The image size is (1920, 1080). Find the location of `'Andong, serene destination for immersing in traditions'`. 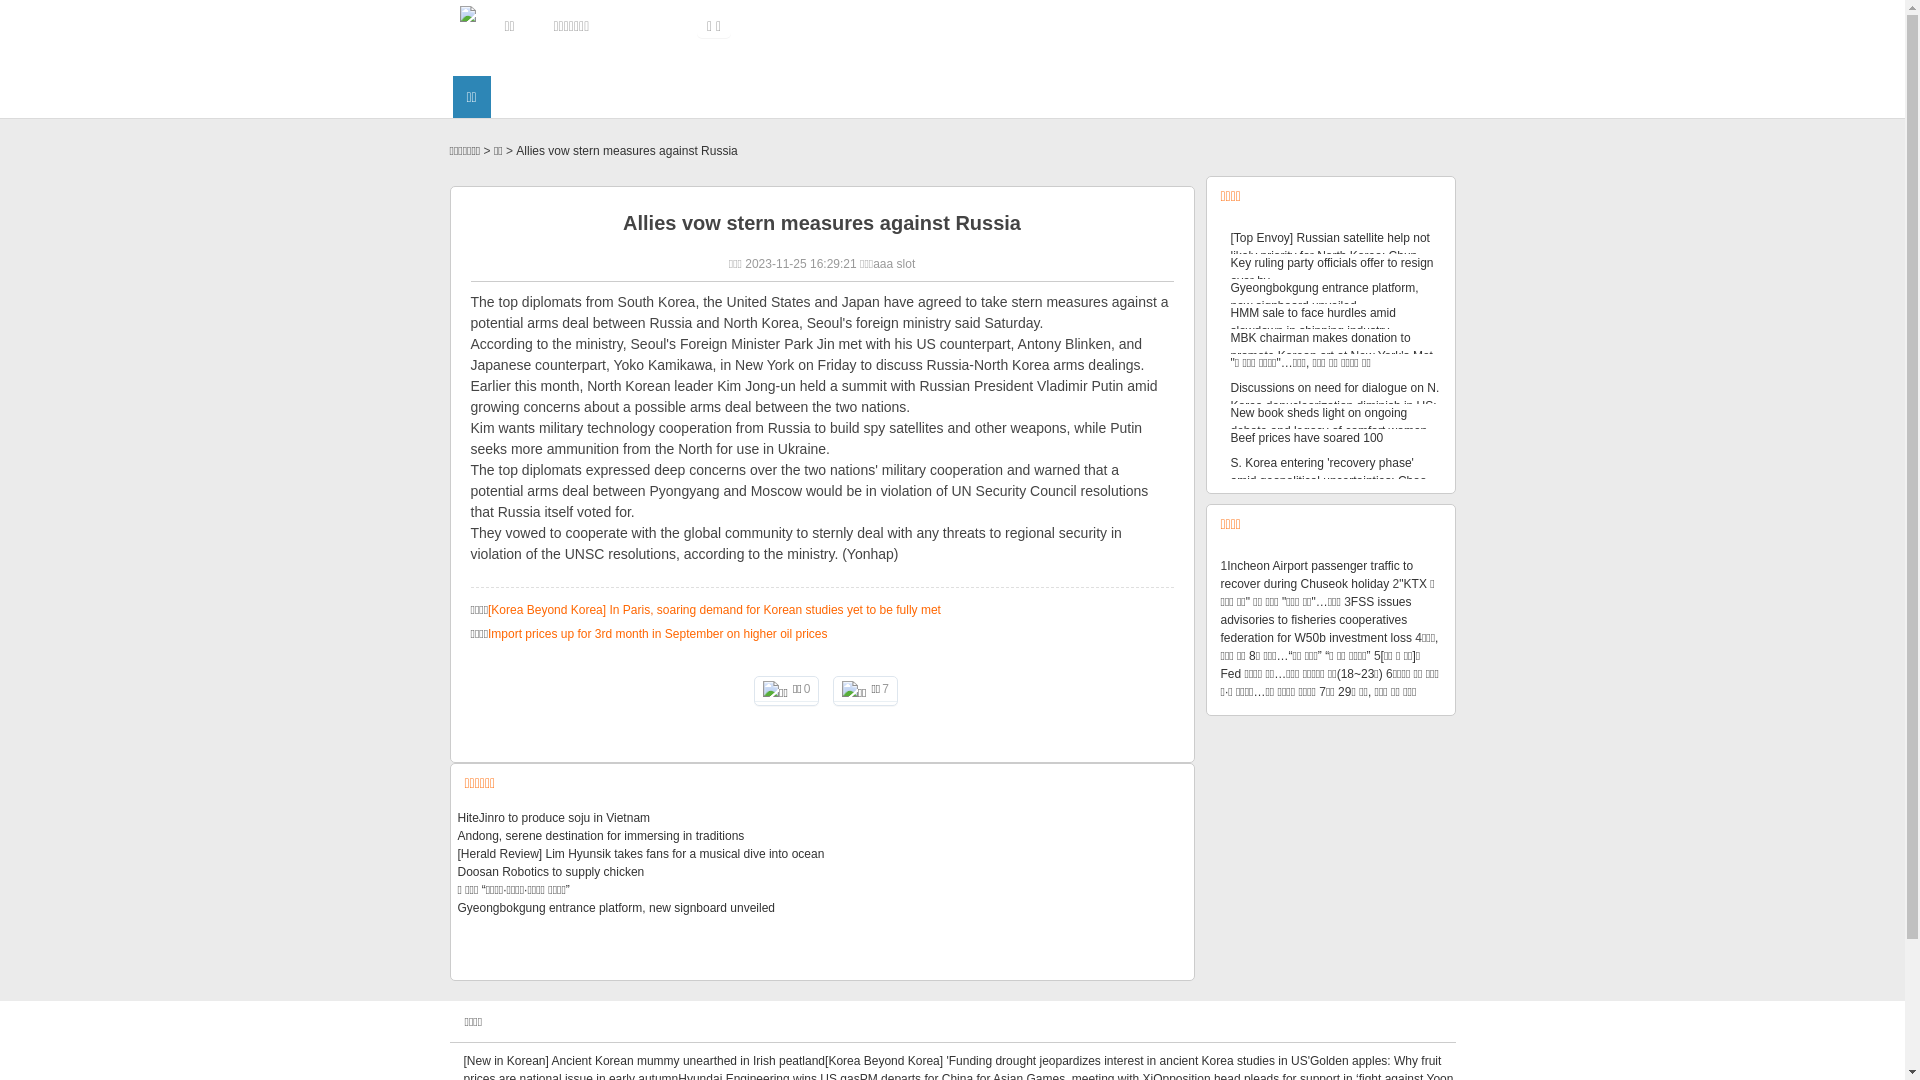

'Andong, serene destination for immersing in traditions' is located at coordinates (456, 836).